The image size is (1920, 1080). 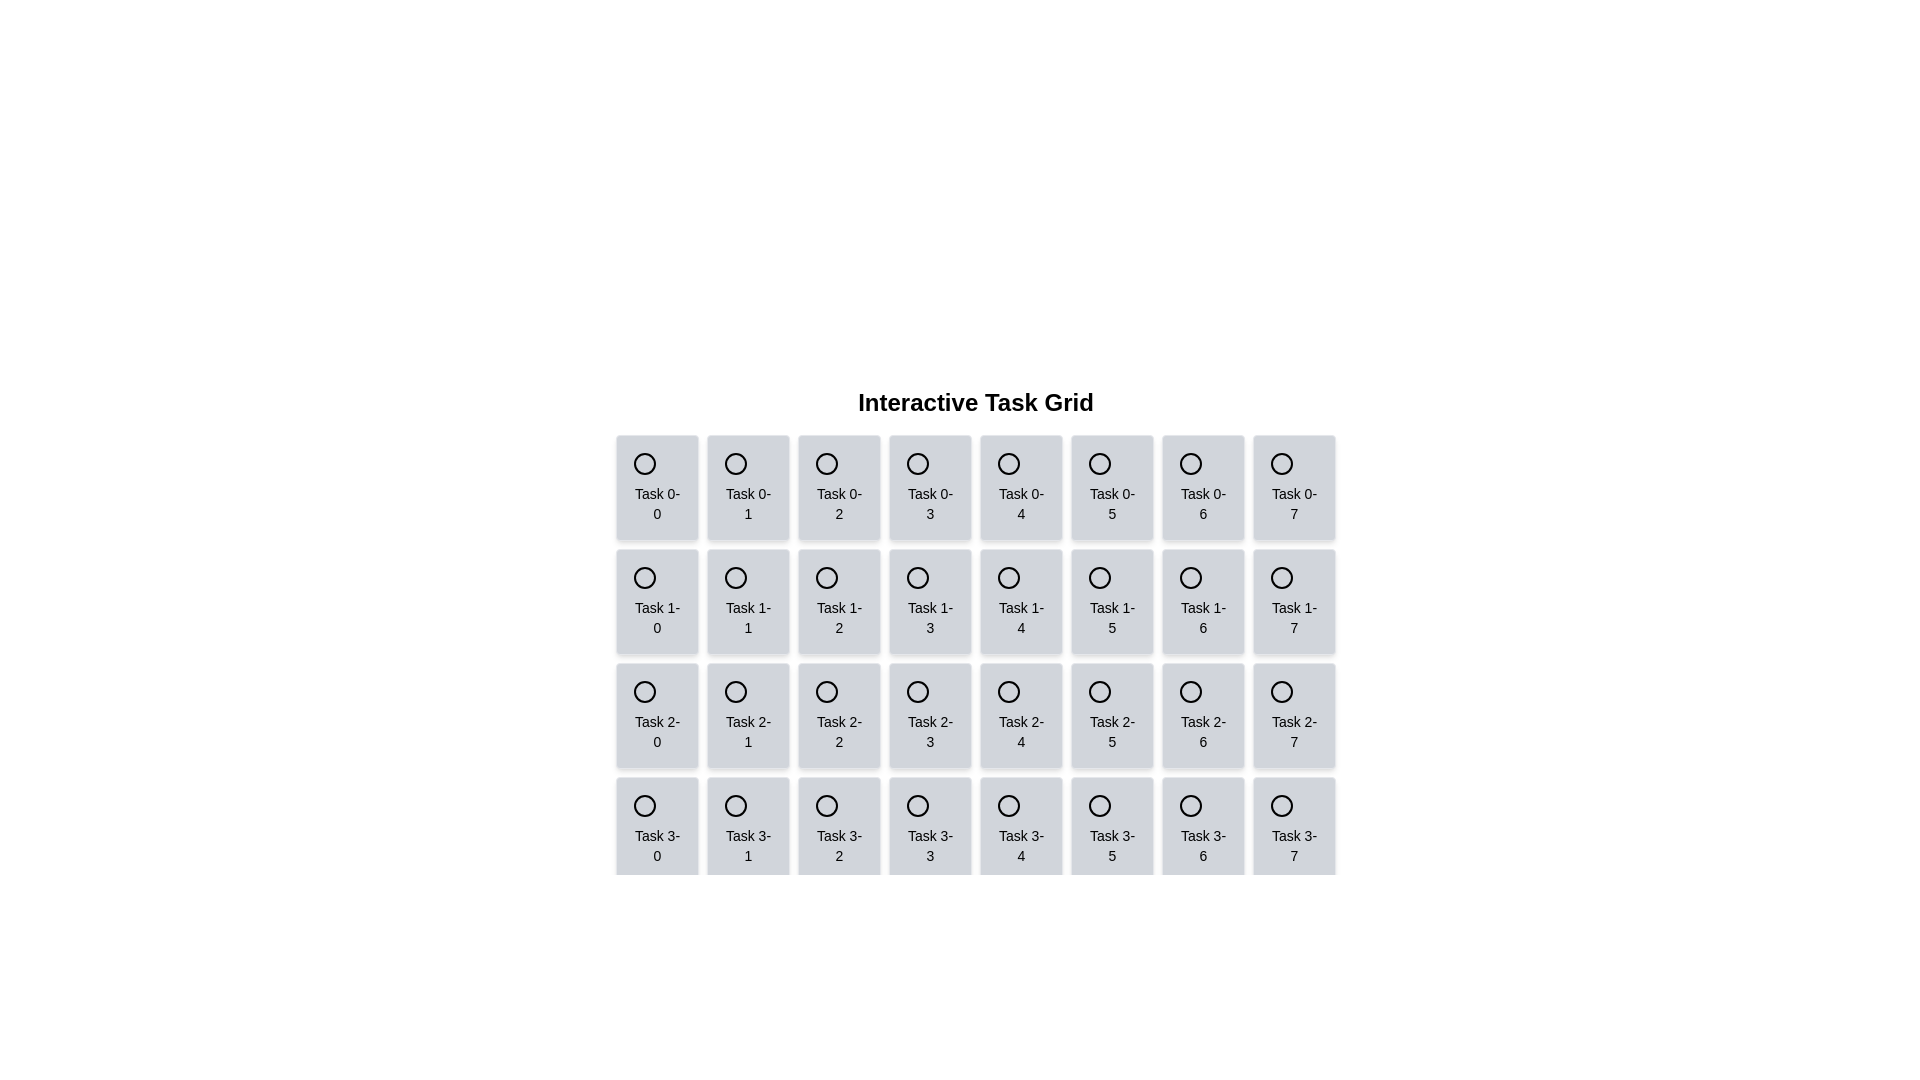 What do you see at coordinates (657, 488) in the screenshot?
I see `the button labeled 'Task 0-0'` at bounding box center [657, 488].